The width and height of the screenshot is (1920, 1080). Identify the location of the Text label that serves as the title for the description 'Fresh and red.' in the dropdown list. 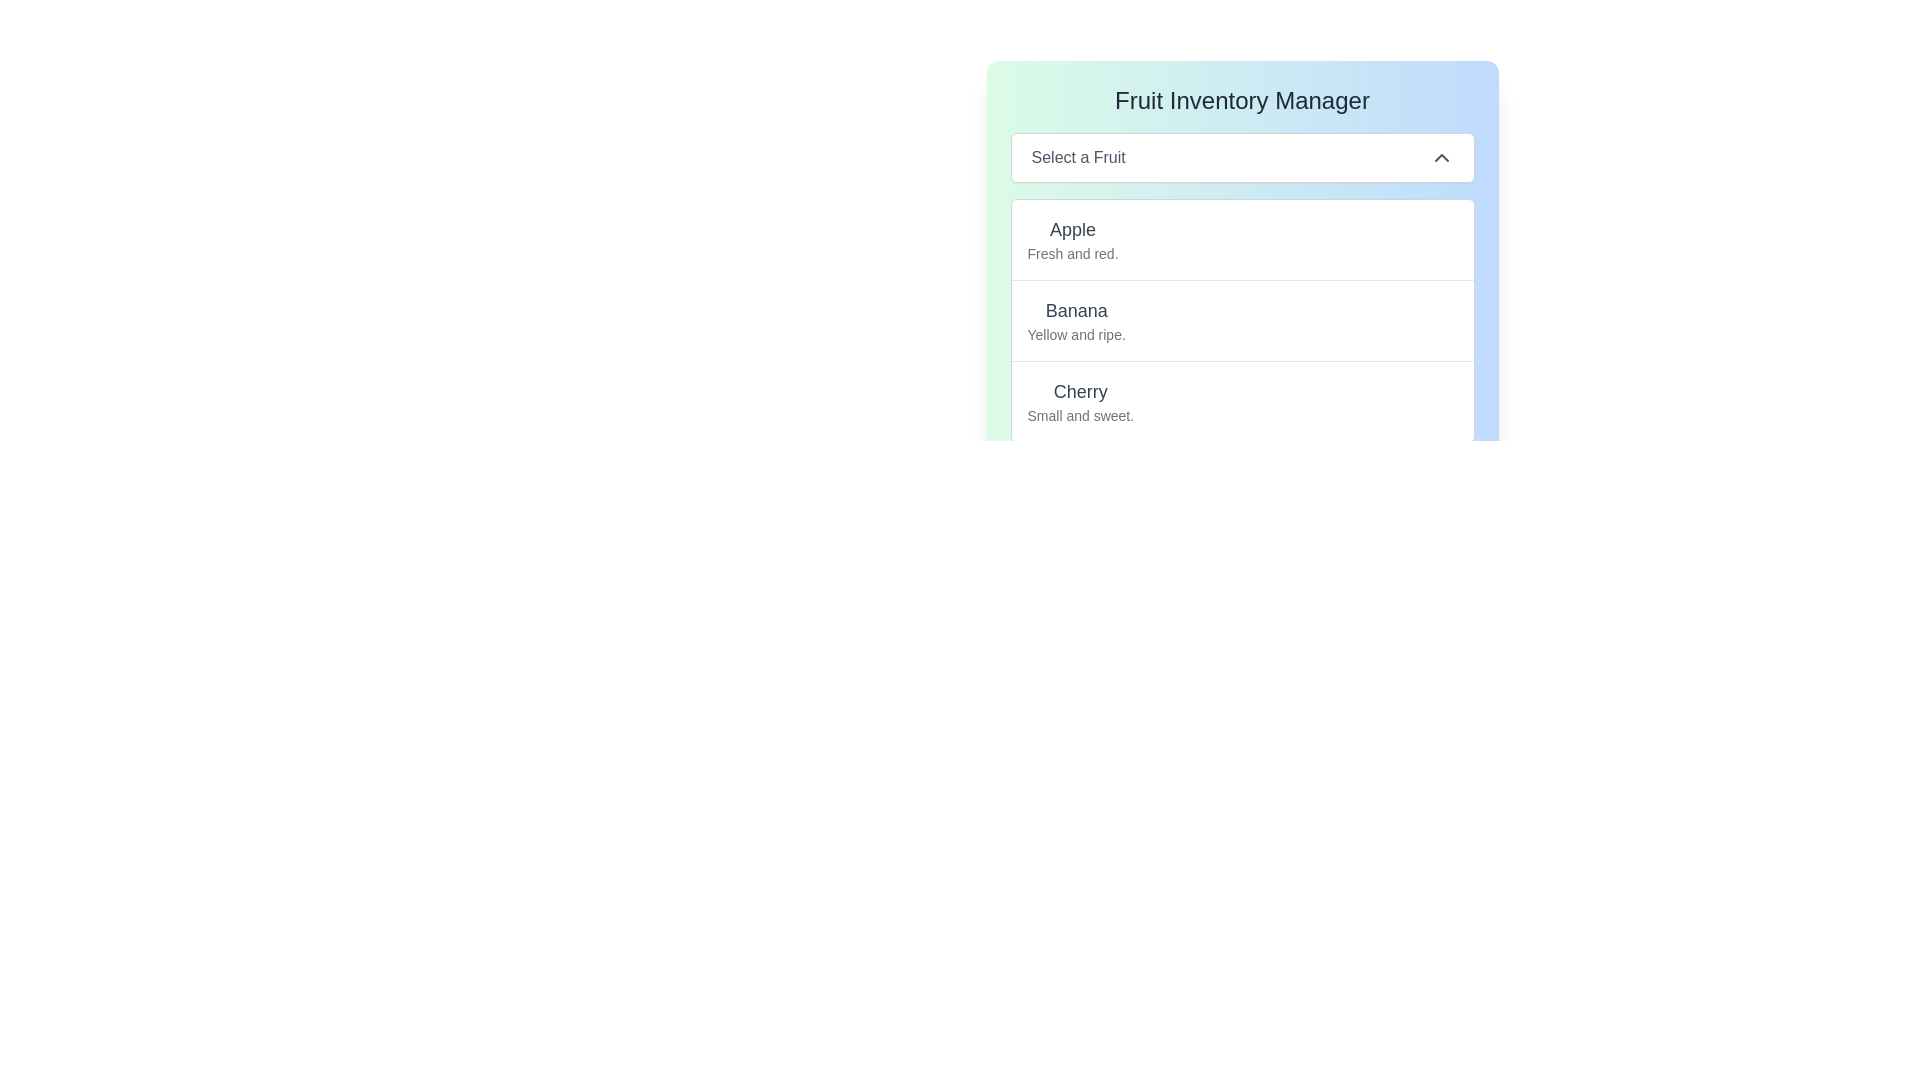
(1072, 229).